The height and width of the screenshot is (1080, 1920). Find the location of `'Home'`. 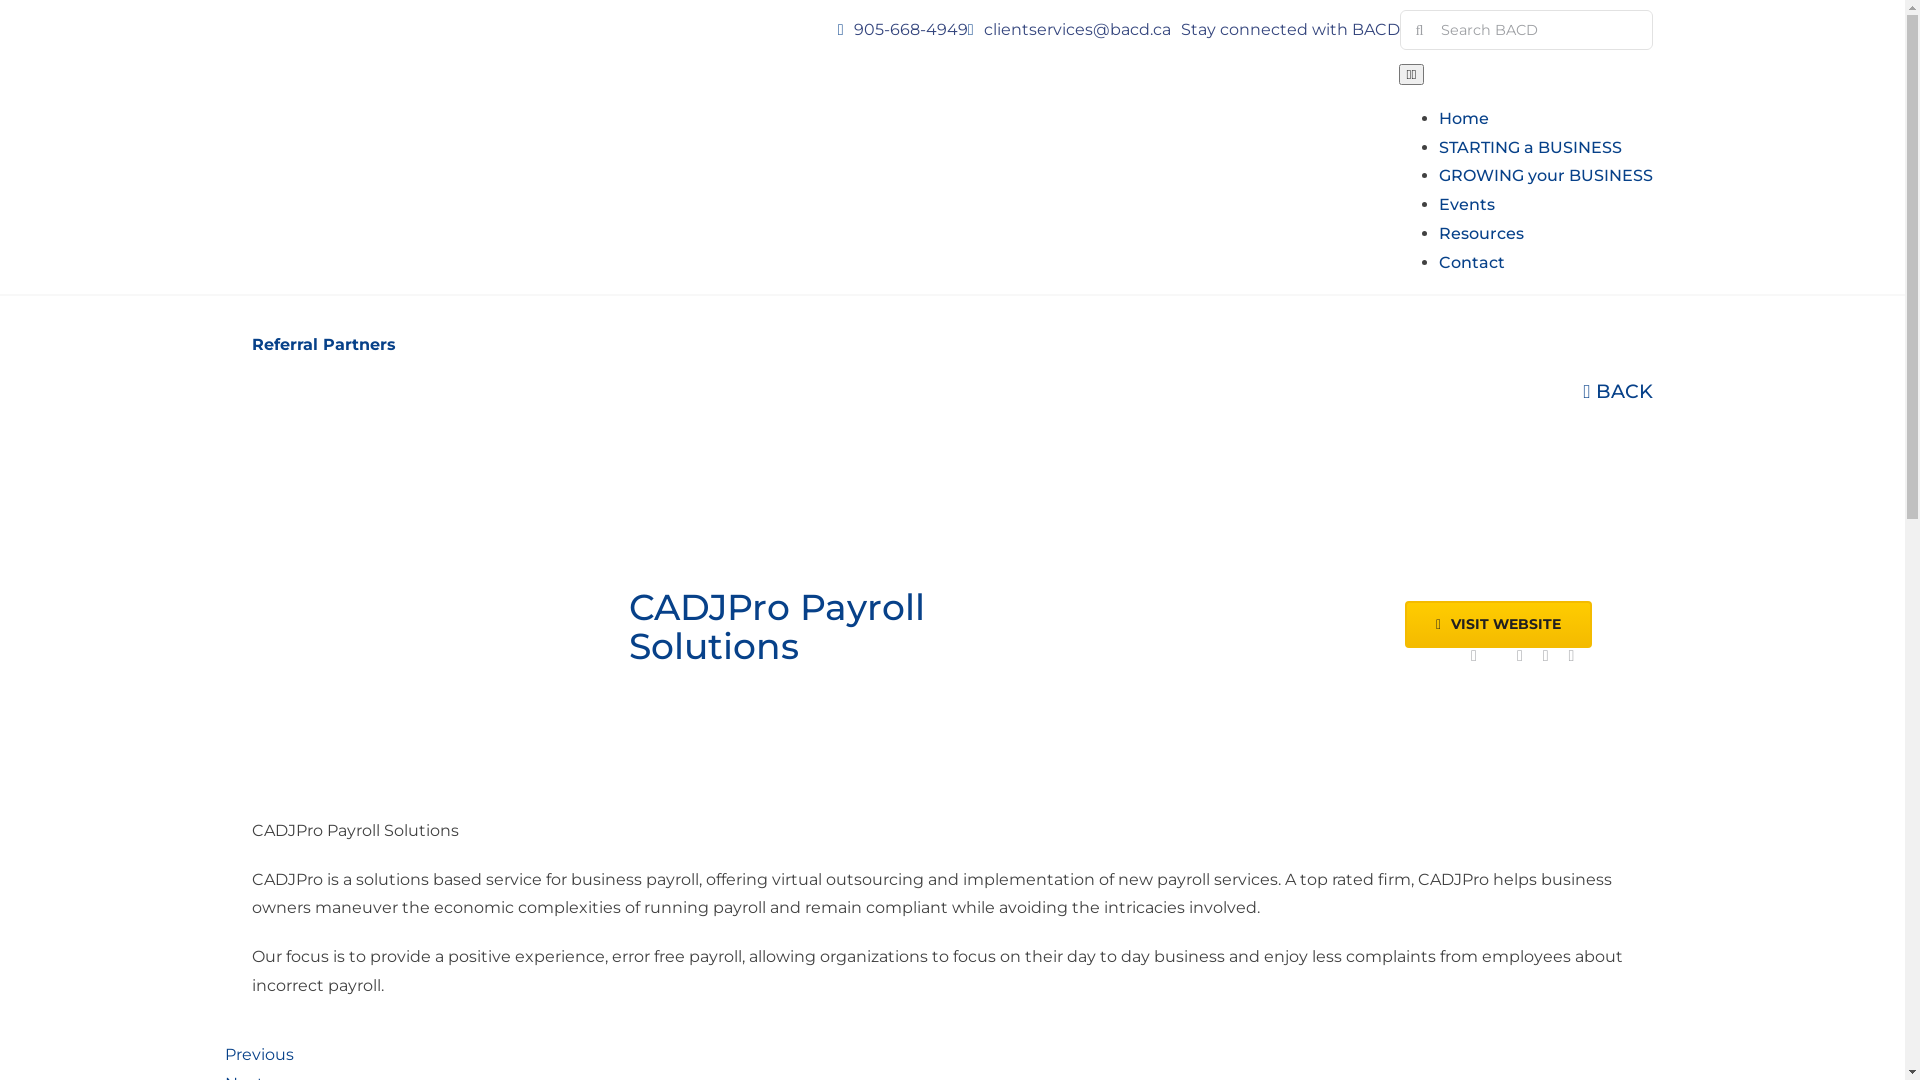

'Home' is located at coordinates (1464, 118).